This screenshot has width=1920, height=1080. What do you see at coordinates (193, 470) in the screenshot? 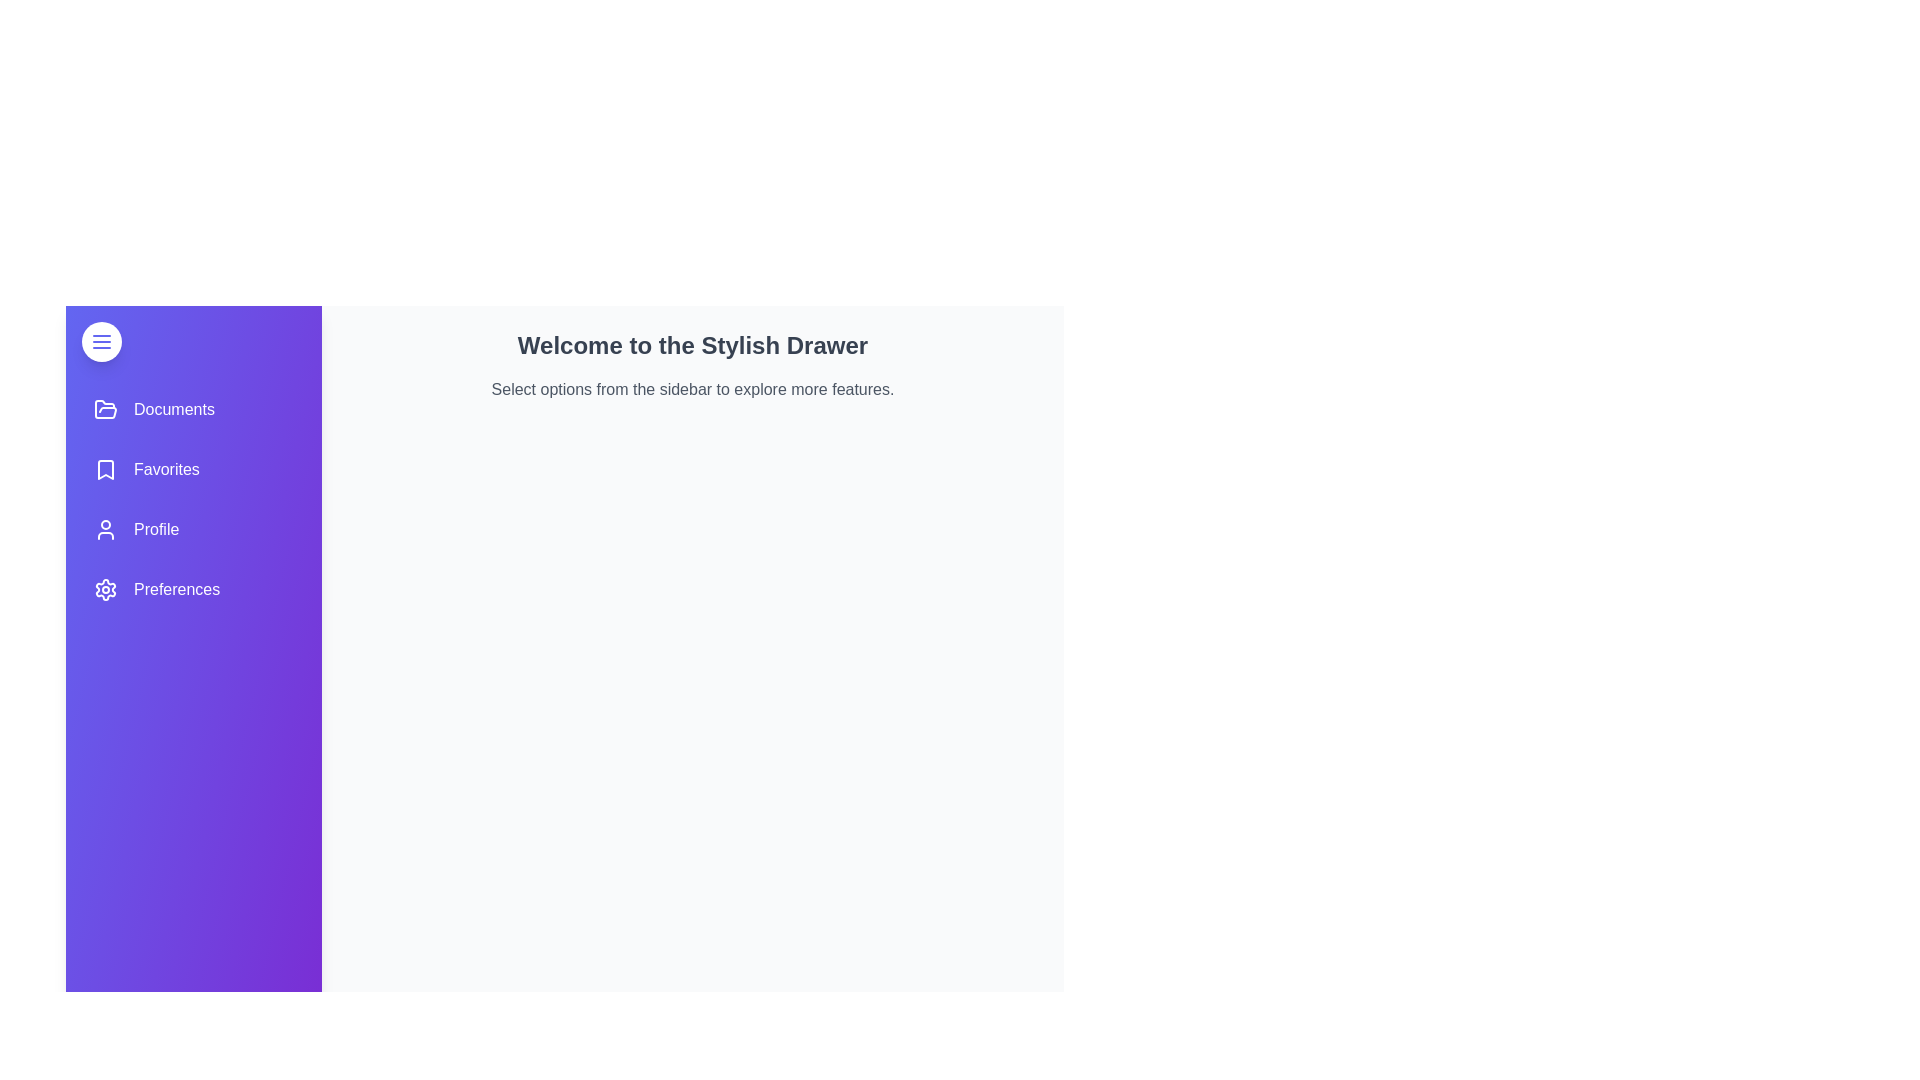
I see `the menu item Favorites from the sidebar` at bounding box center [193, 470].